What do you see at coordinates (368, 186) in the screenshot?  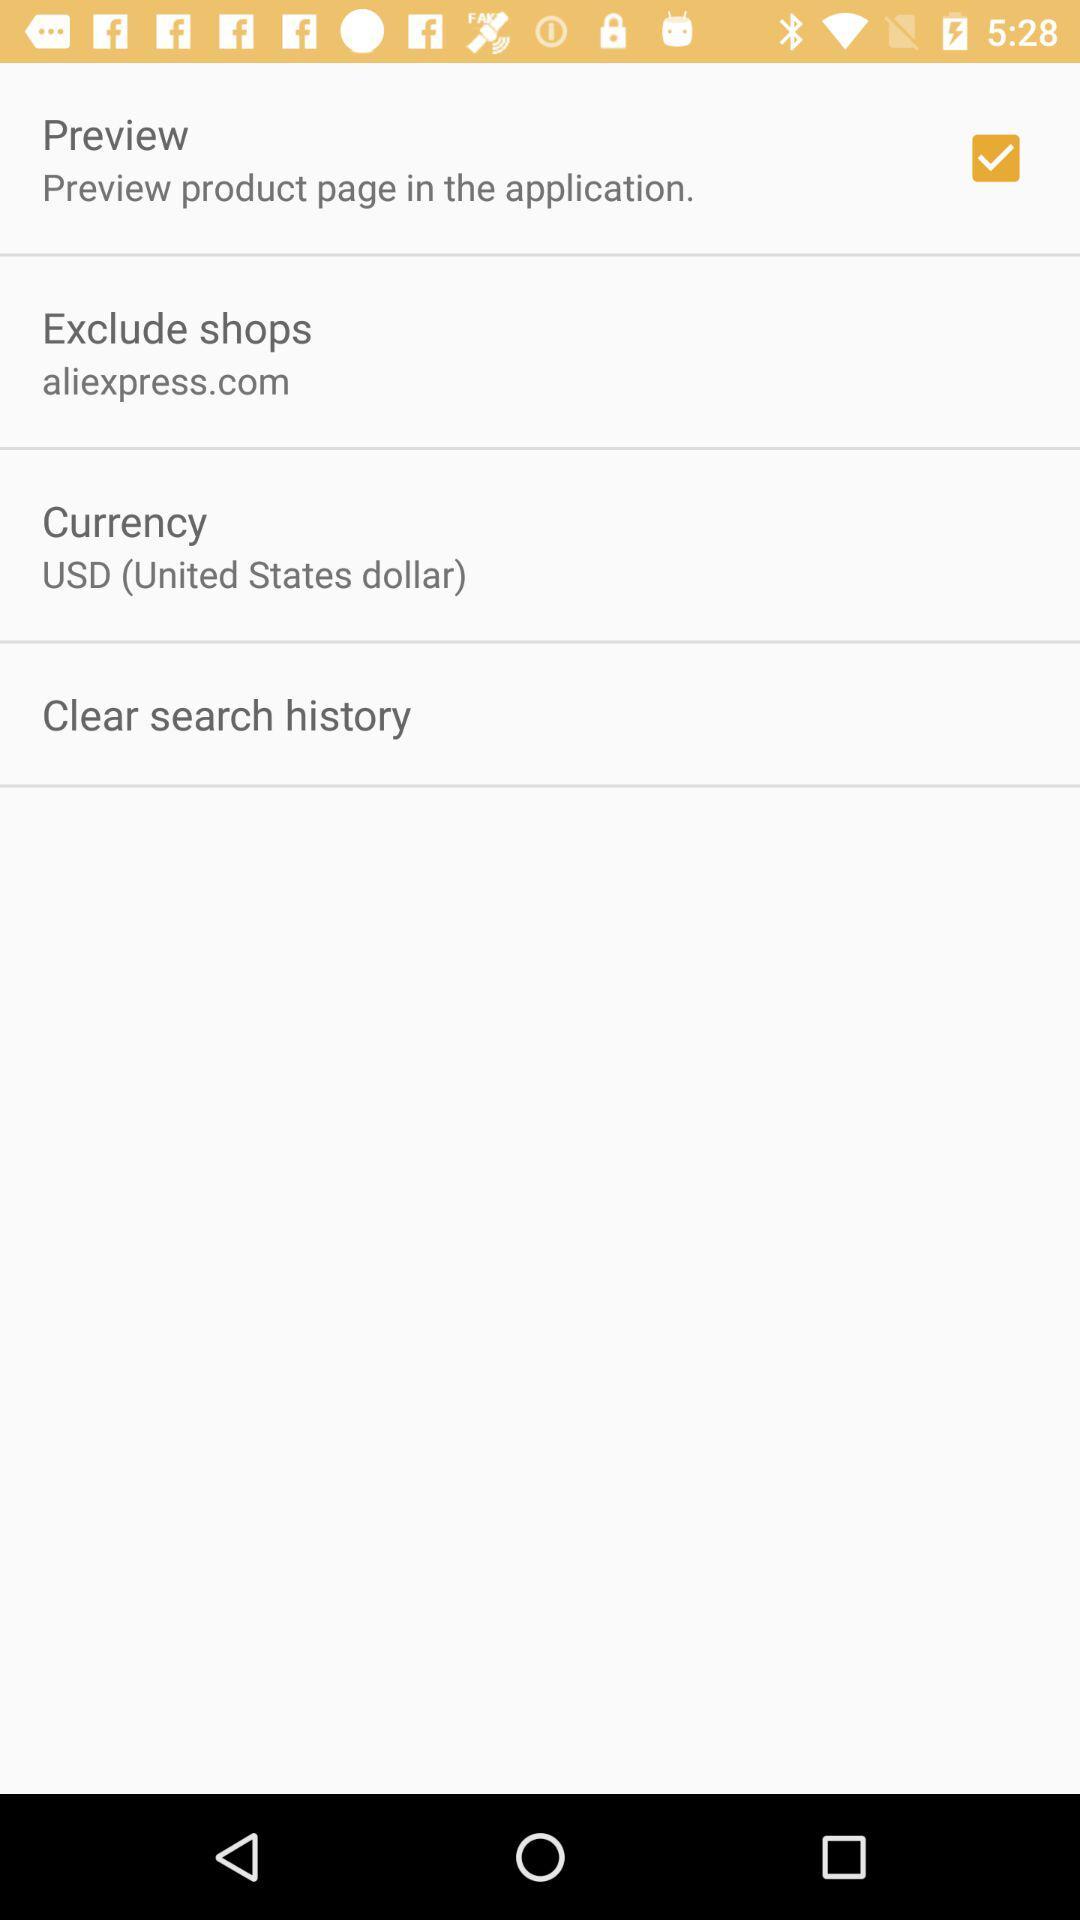 I see `the app above exclude shops app` at bounding box center [368, 186].